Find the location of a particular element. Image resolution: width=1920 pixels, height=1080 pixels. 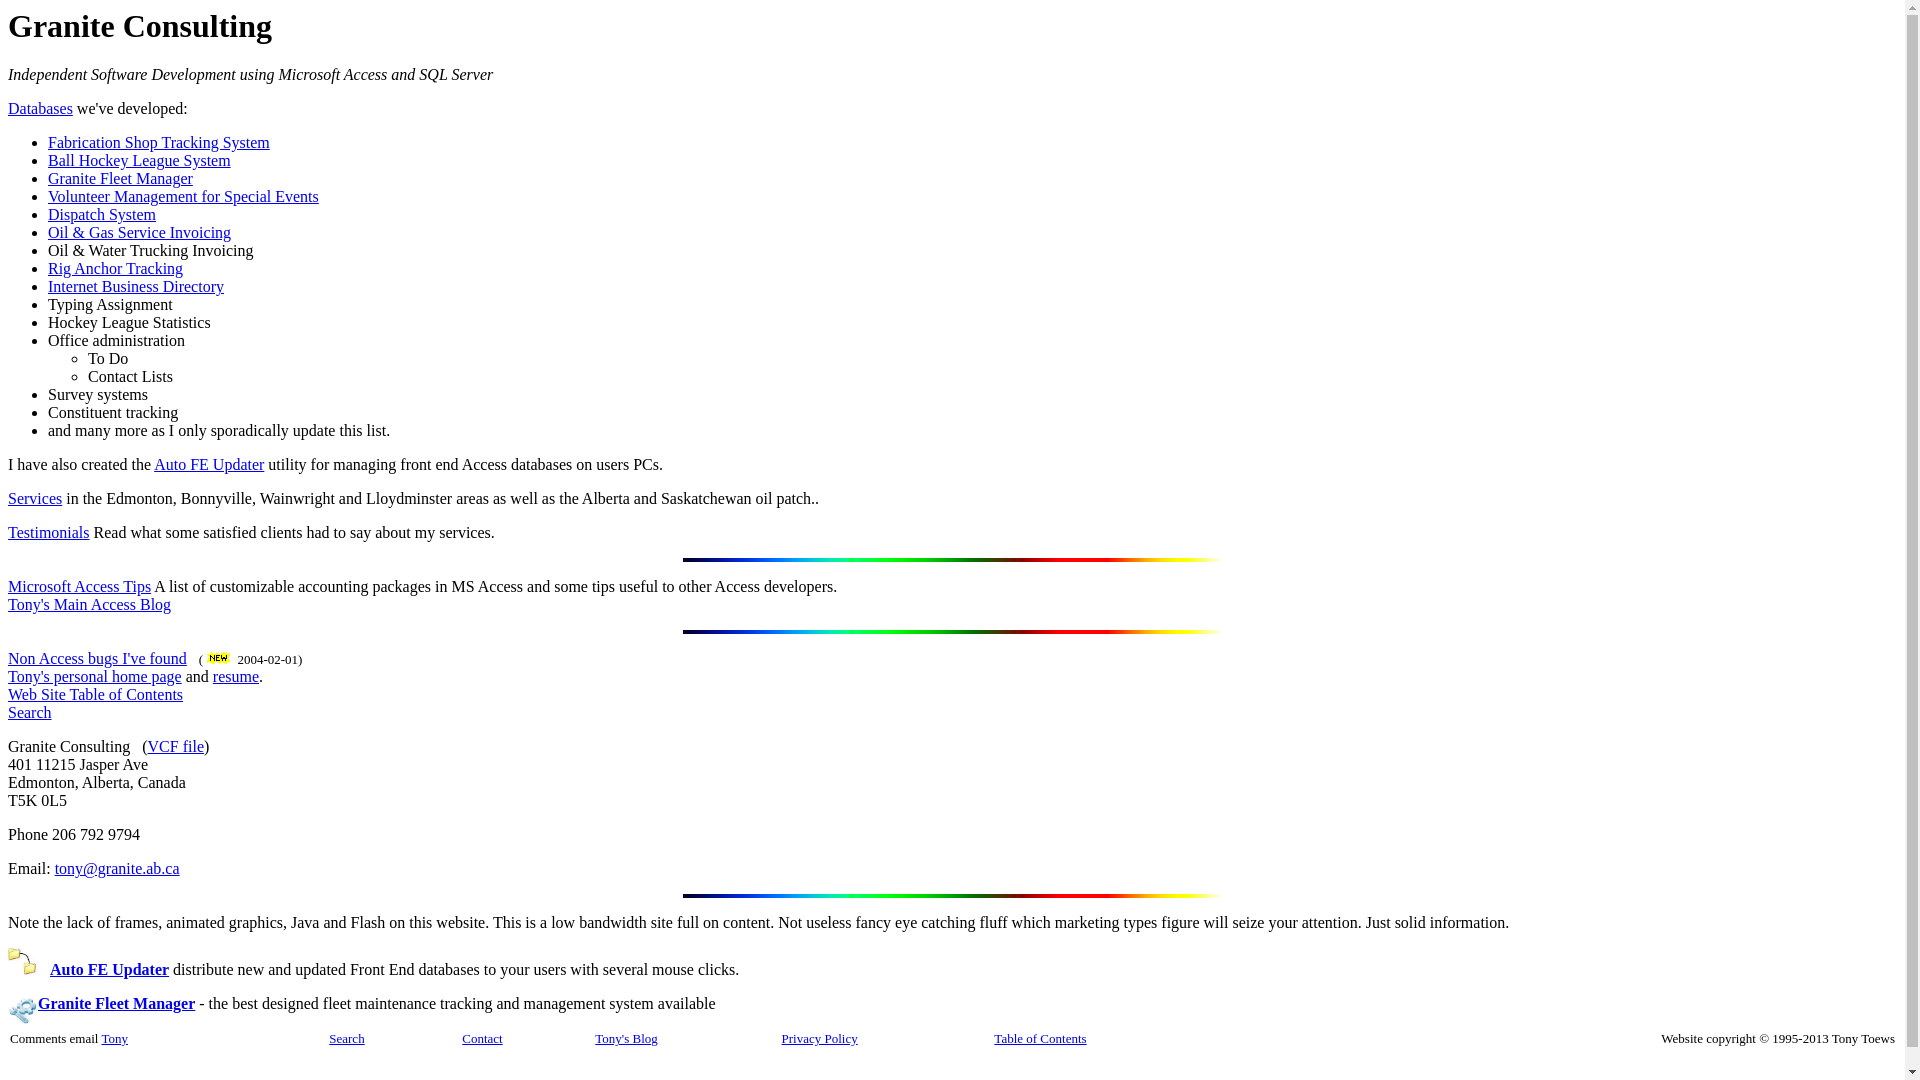

'Privacy Policy' is located at coordinates (820, 1036).